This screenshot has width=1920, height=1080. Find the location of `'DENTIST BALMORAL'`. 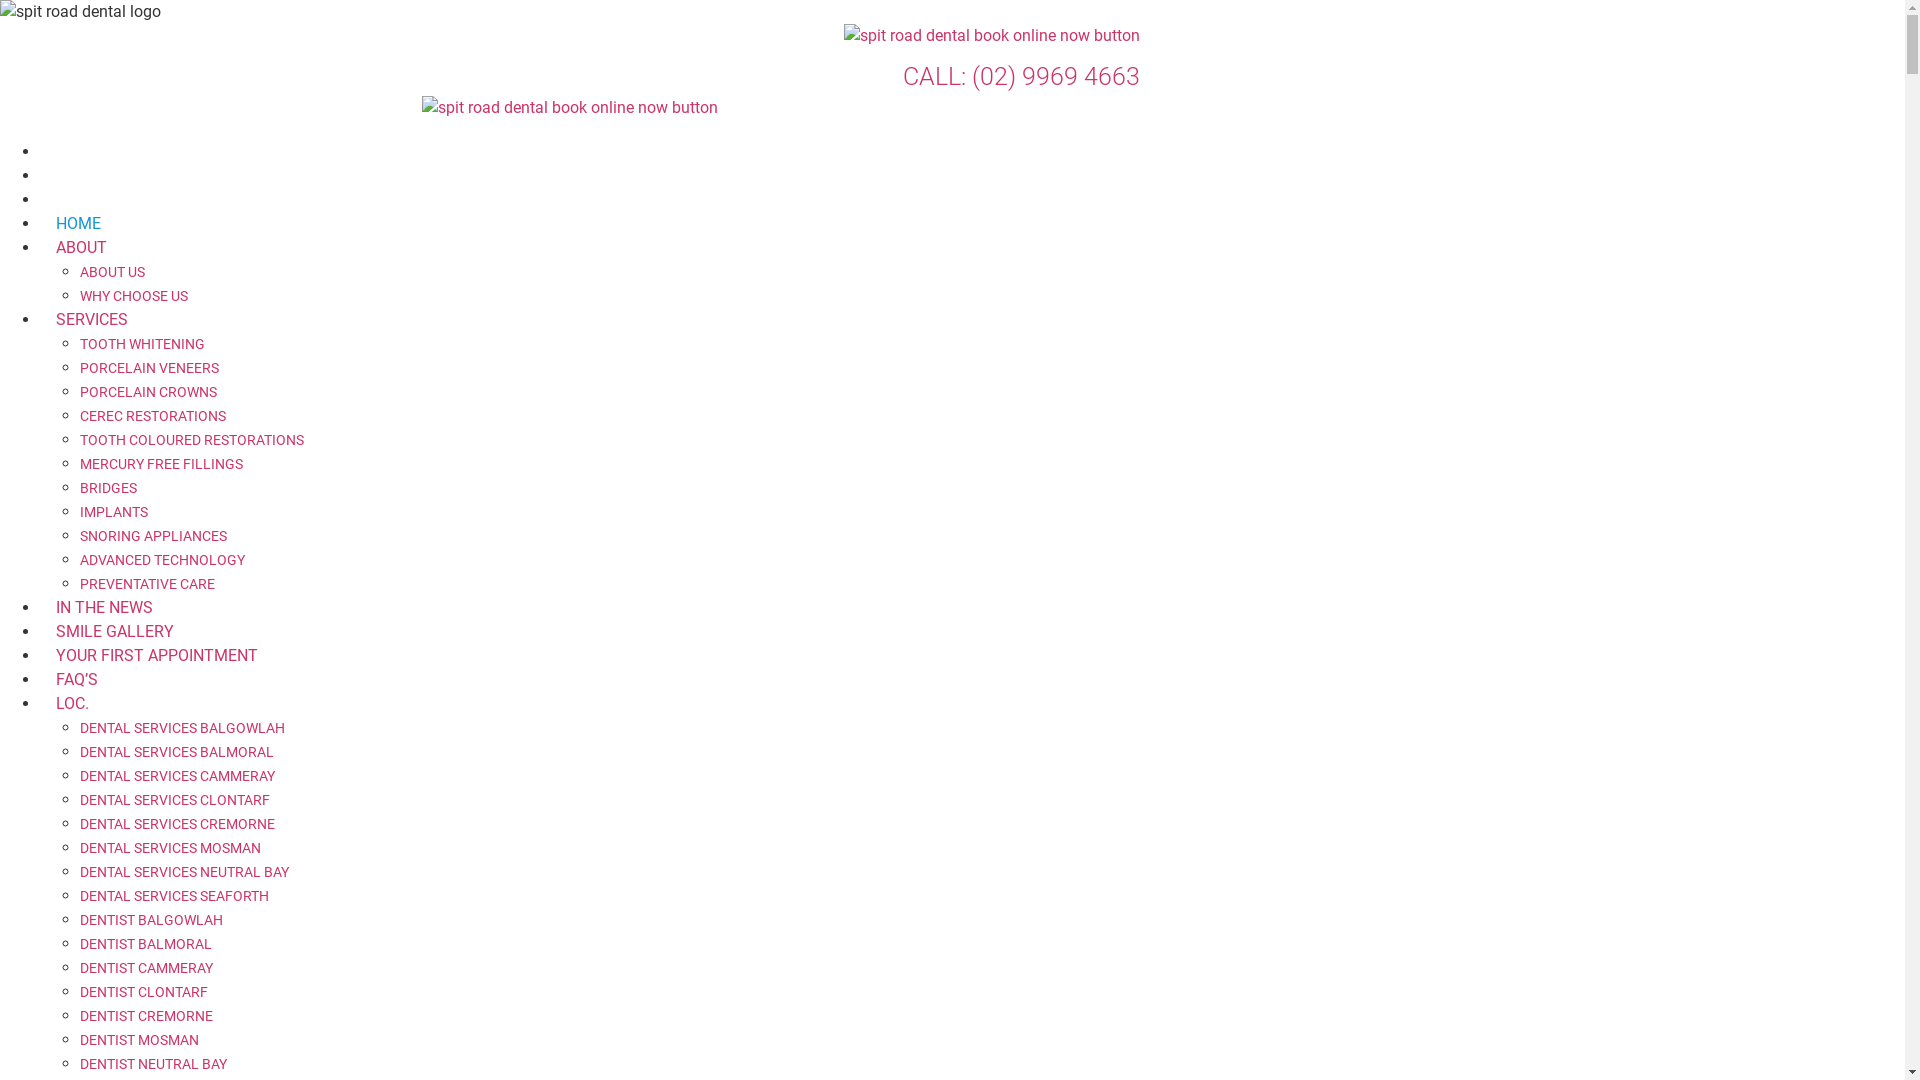

'DENTIST BALMORAL' is located at coordinates (144, 944).